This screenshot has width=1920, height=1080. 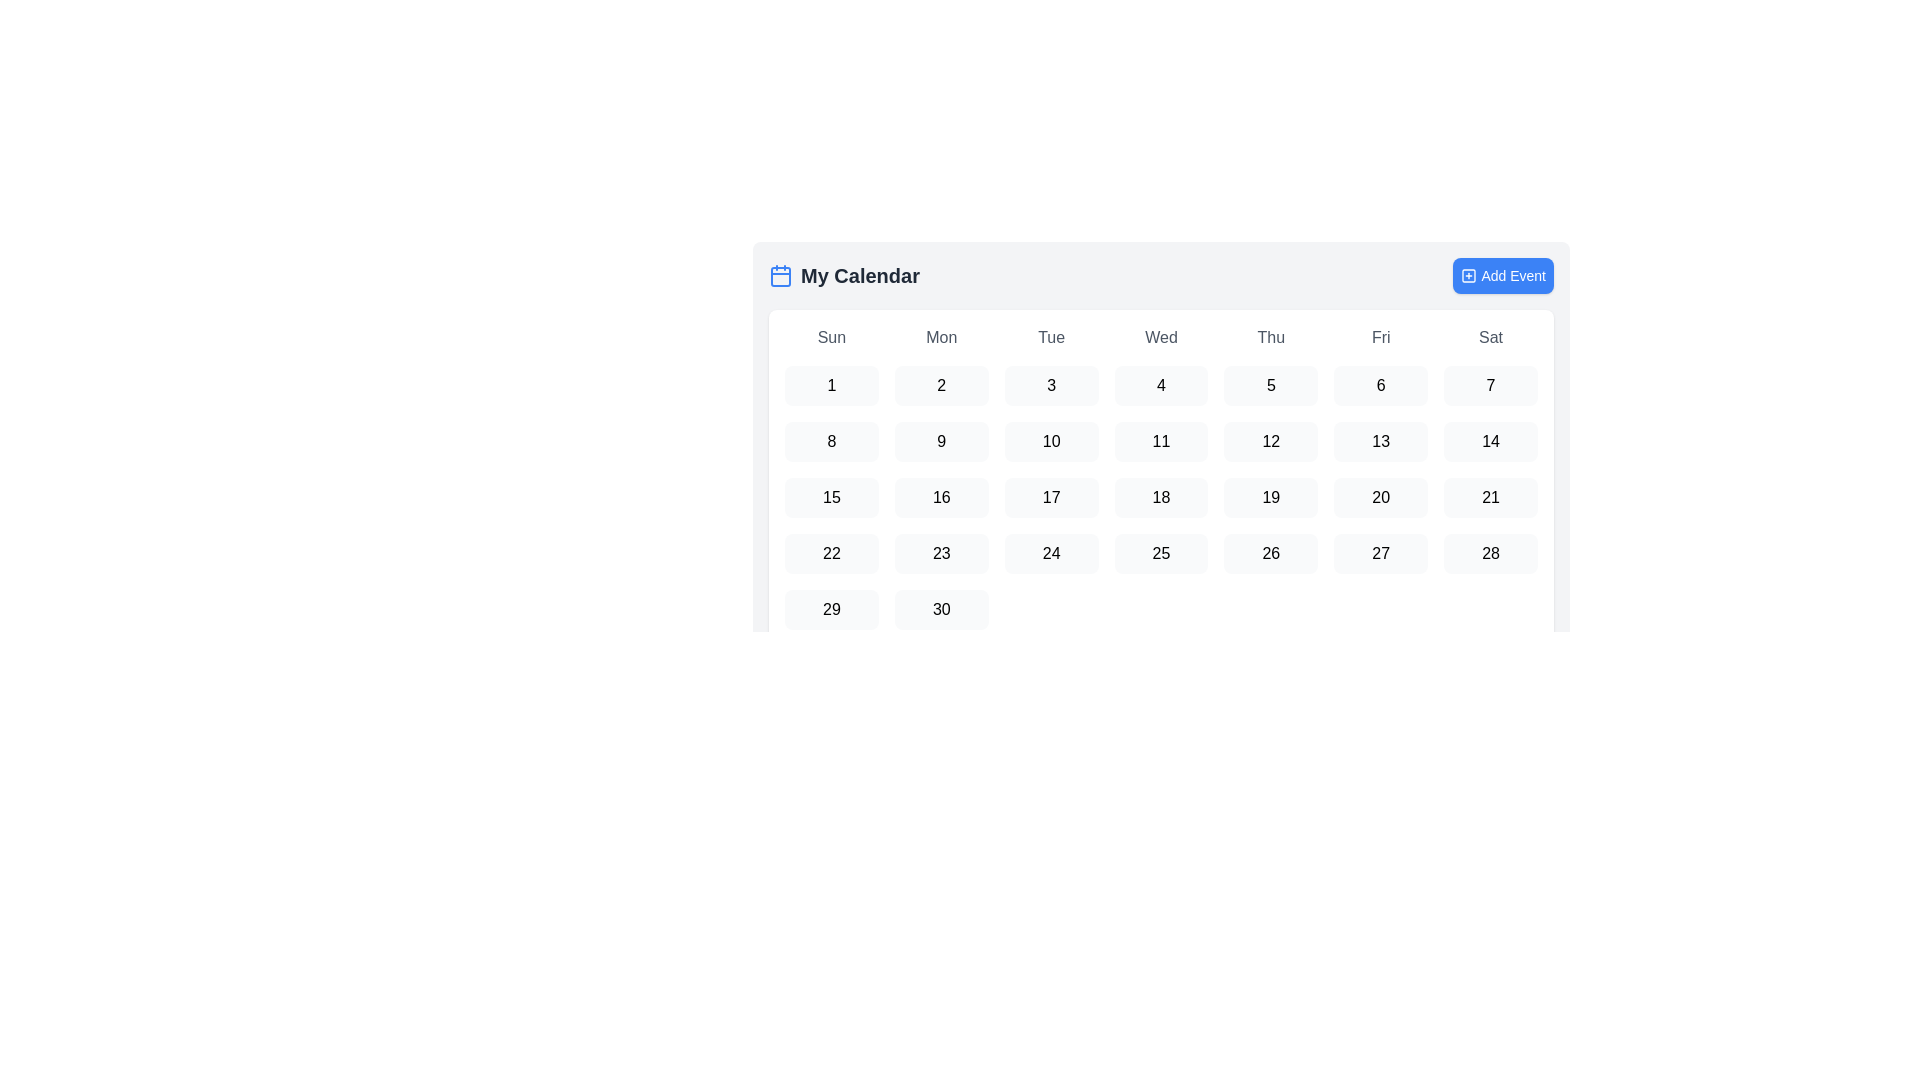 I want to click on the text element labeled 'Thu', which is styled in gray and located in the header section of a calendar grid, representing Thursday, so click(x=1270, y=337).